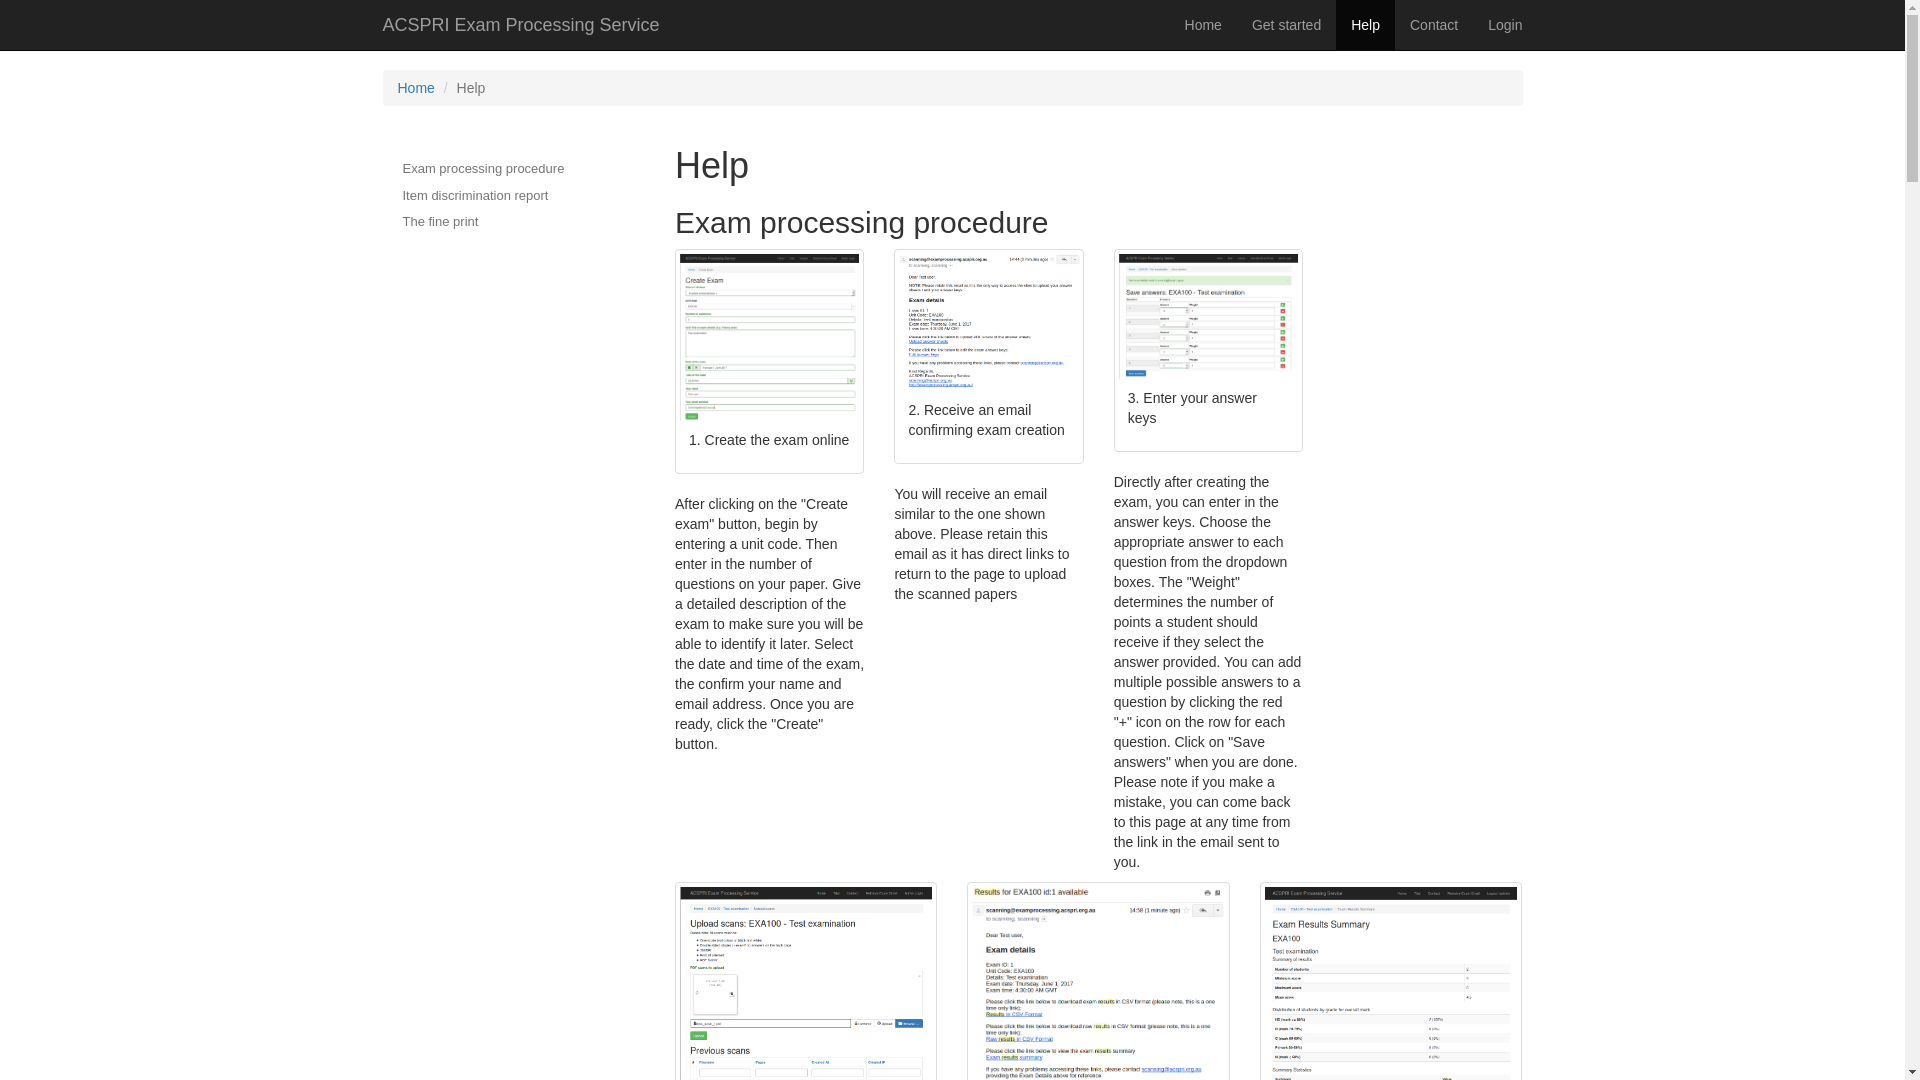 This screenshot has width=1920, height=1080. Describe the element at coordinates (521, 24) in the screenshot. I see `'ACSPRI Exam Processing Service'` at that location.